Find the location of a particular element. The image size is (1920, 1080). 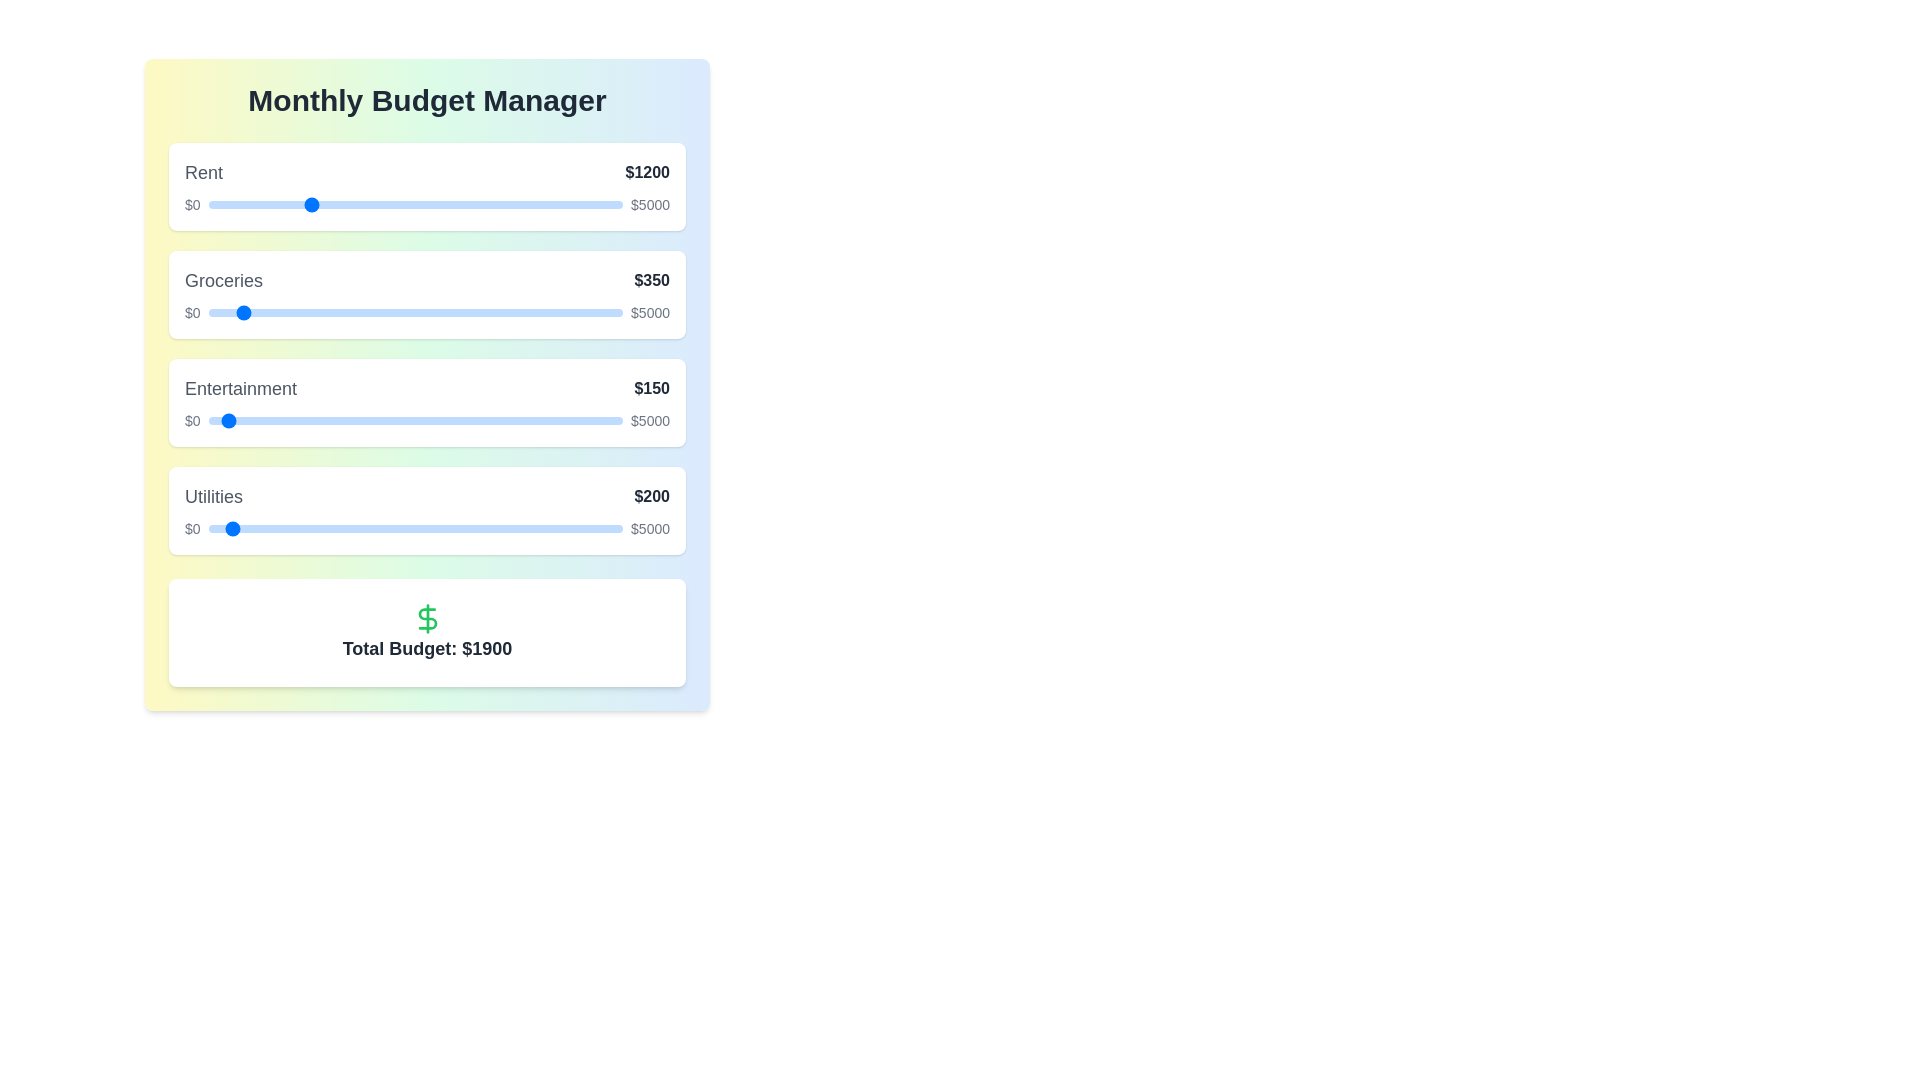

the groceries budget slider is located at coordinates (608, 312).